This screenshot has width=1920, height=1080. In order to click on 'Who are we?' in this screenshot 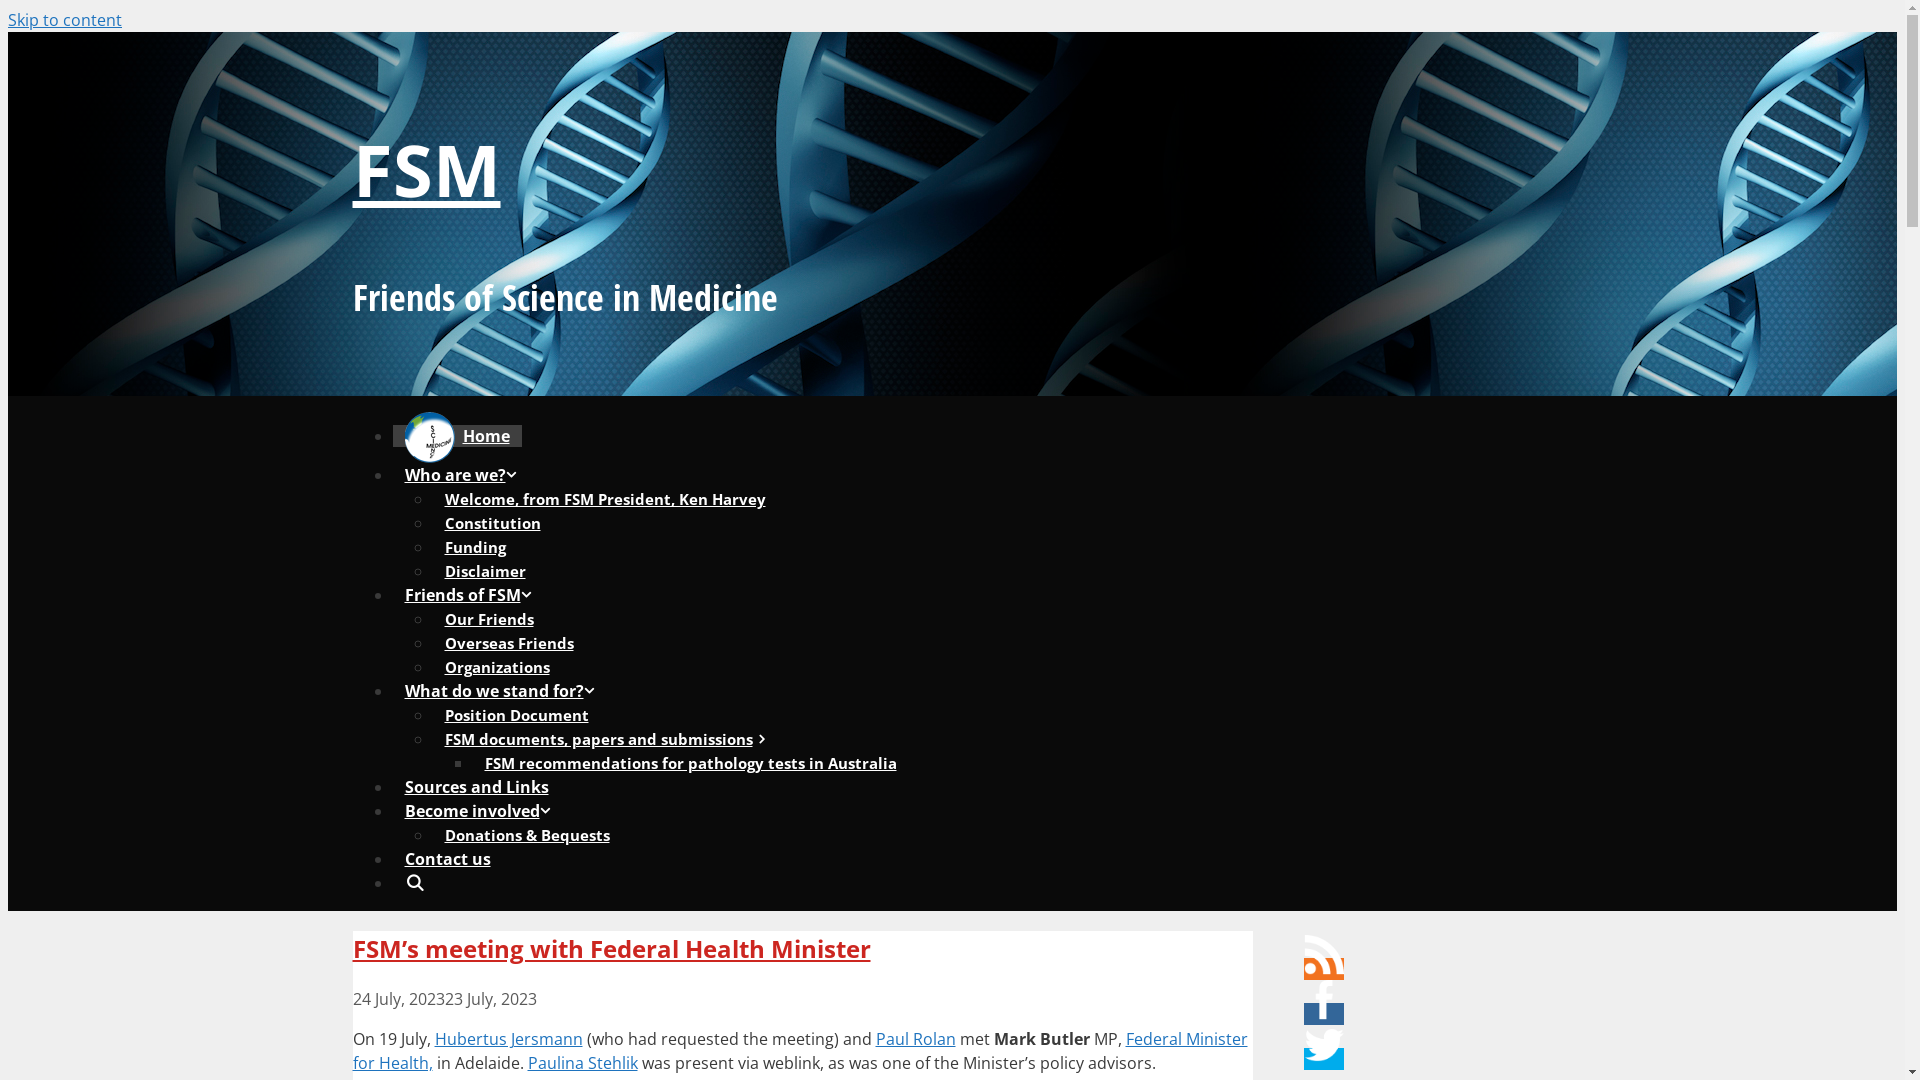, I will do `click(465, 474)`.